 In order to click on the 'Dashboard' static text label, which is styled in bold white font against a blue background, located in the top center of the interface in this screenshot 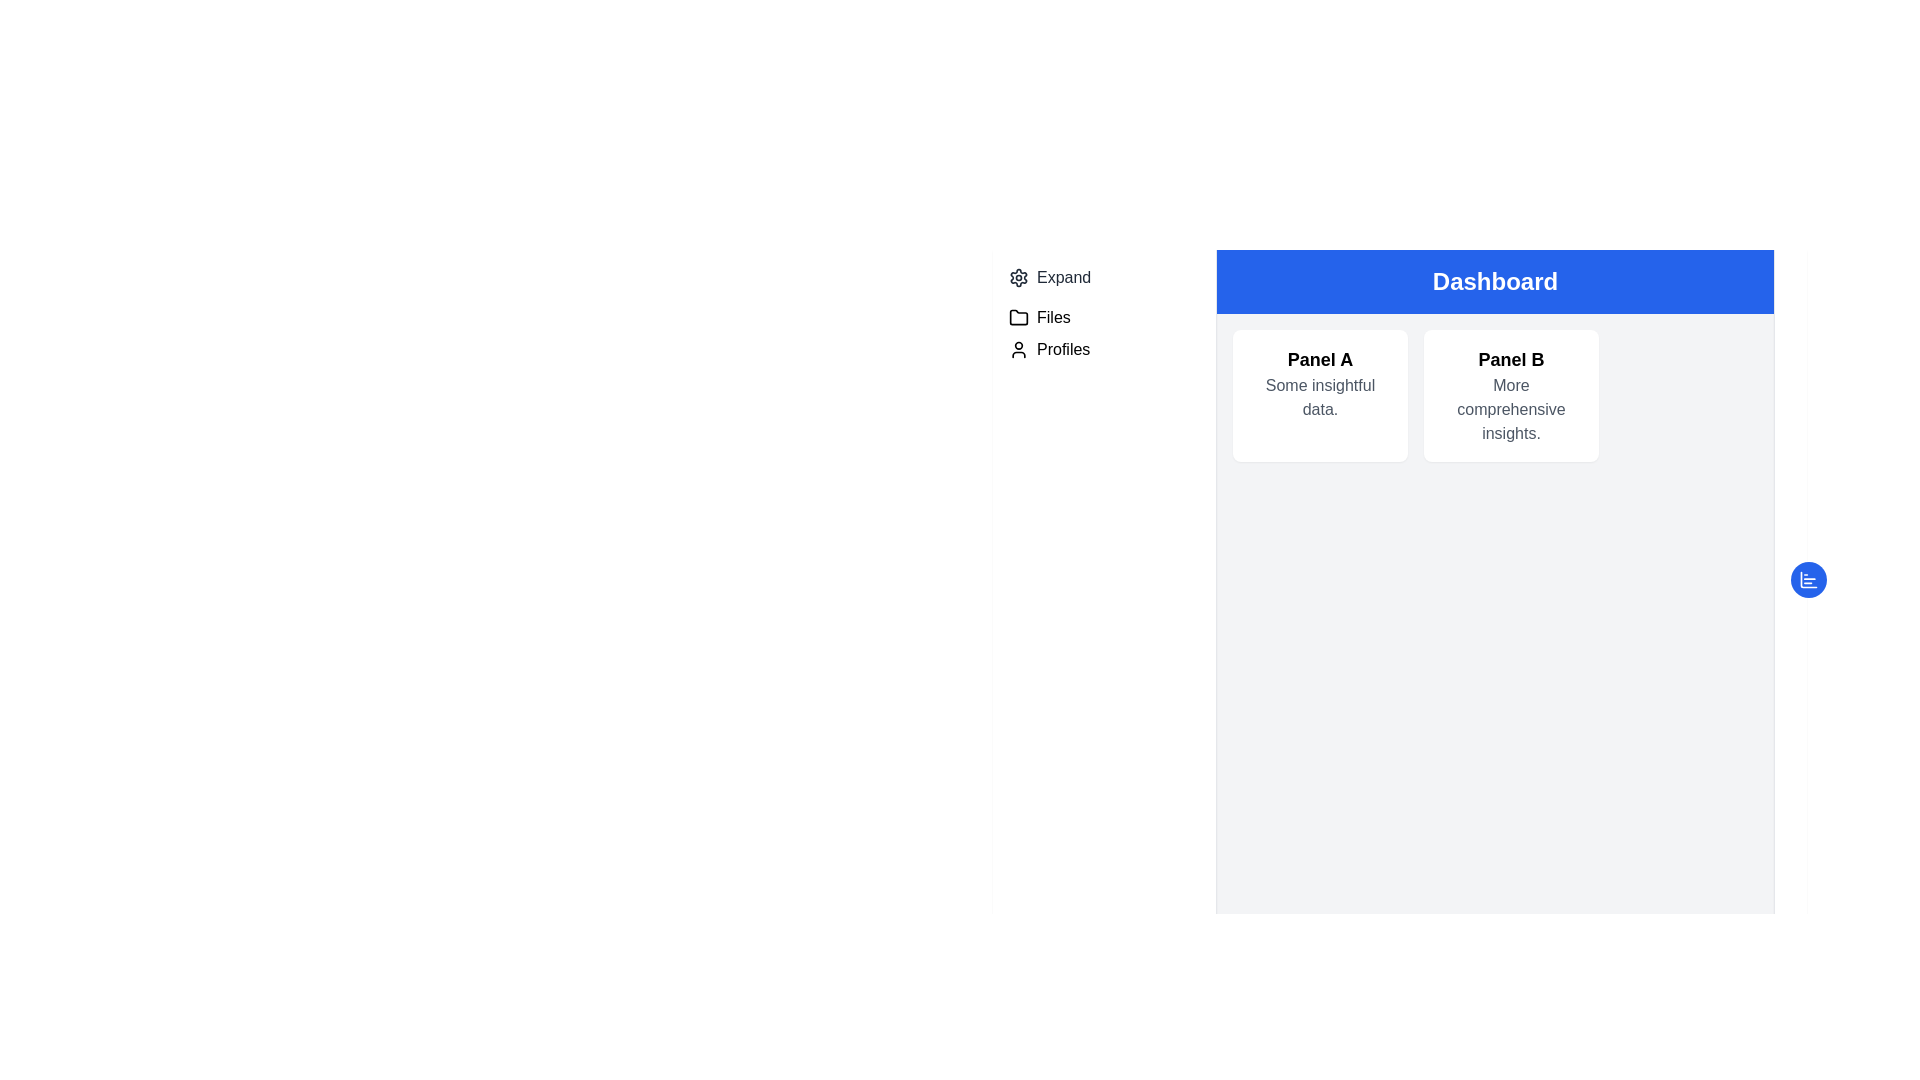, I will do `click(1495, 281)`.